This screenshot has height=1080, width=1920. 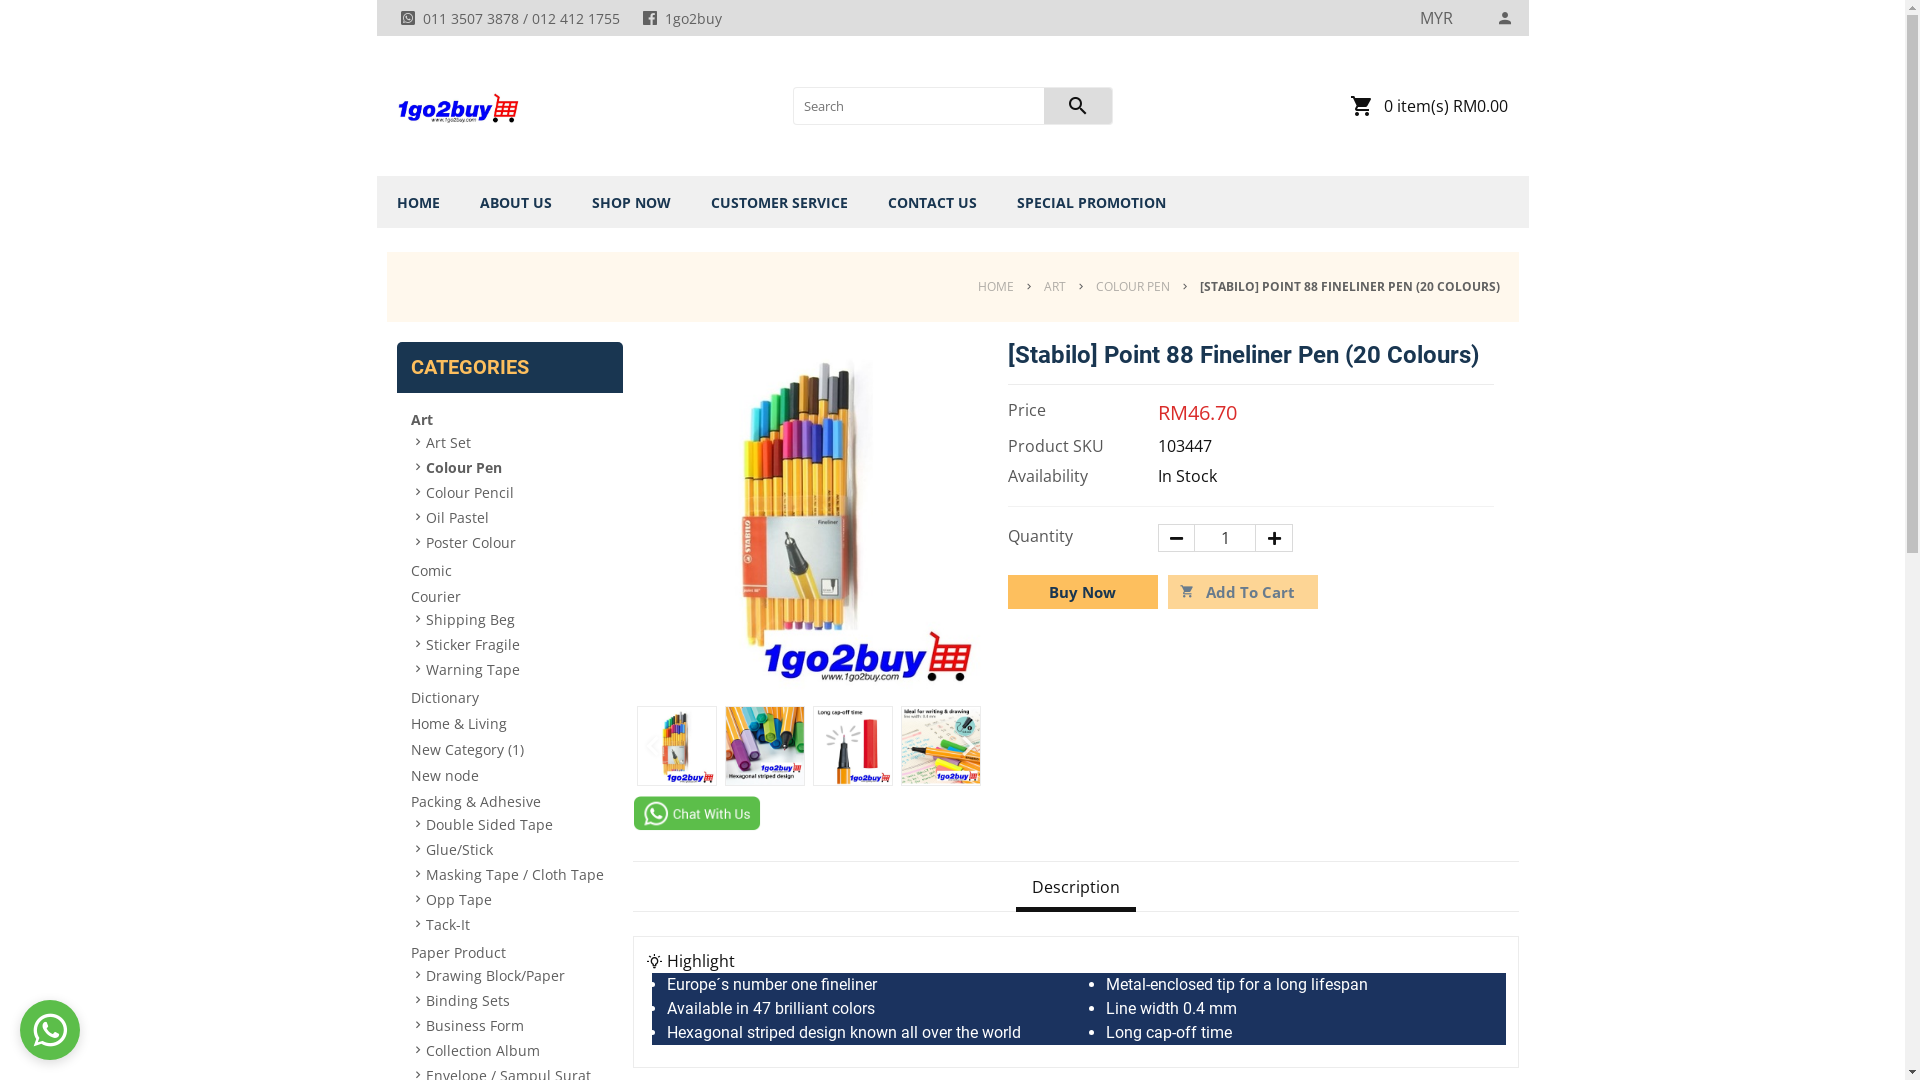 I want to click on 'Tack-It', so click(x=517, y=924).